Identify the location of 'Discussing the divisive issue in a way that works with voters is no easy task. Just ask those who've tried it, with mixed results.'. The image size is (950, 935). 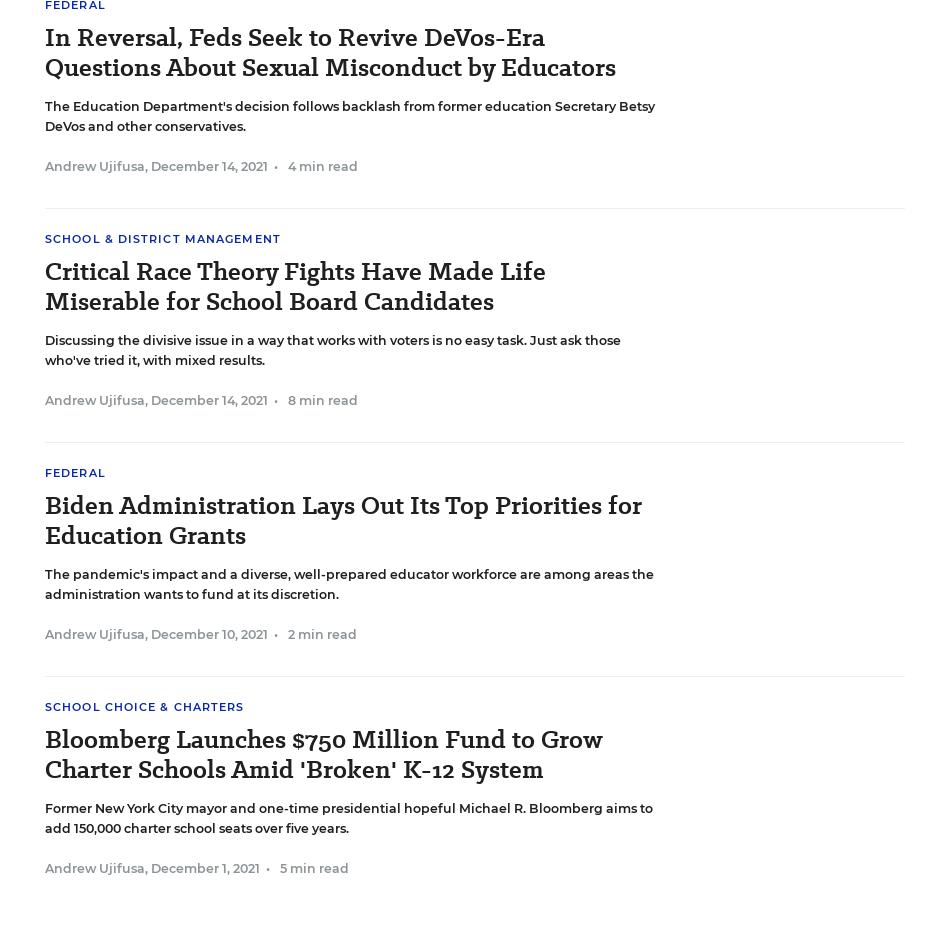
(331, 349).